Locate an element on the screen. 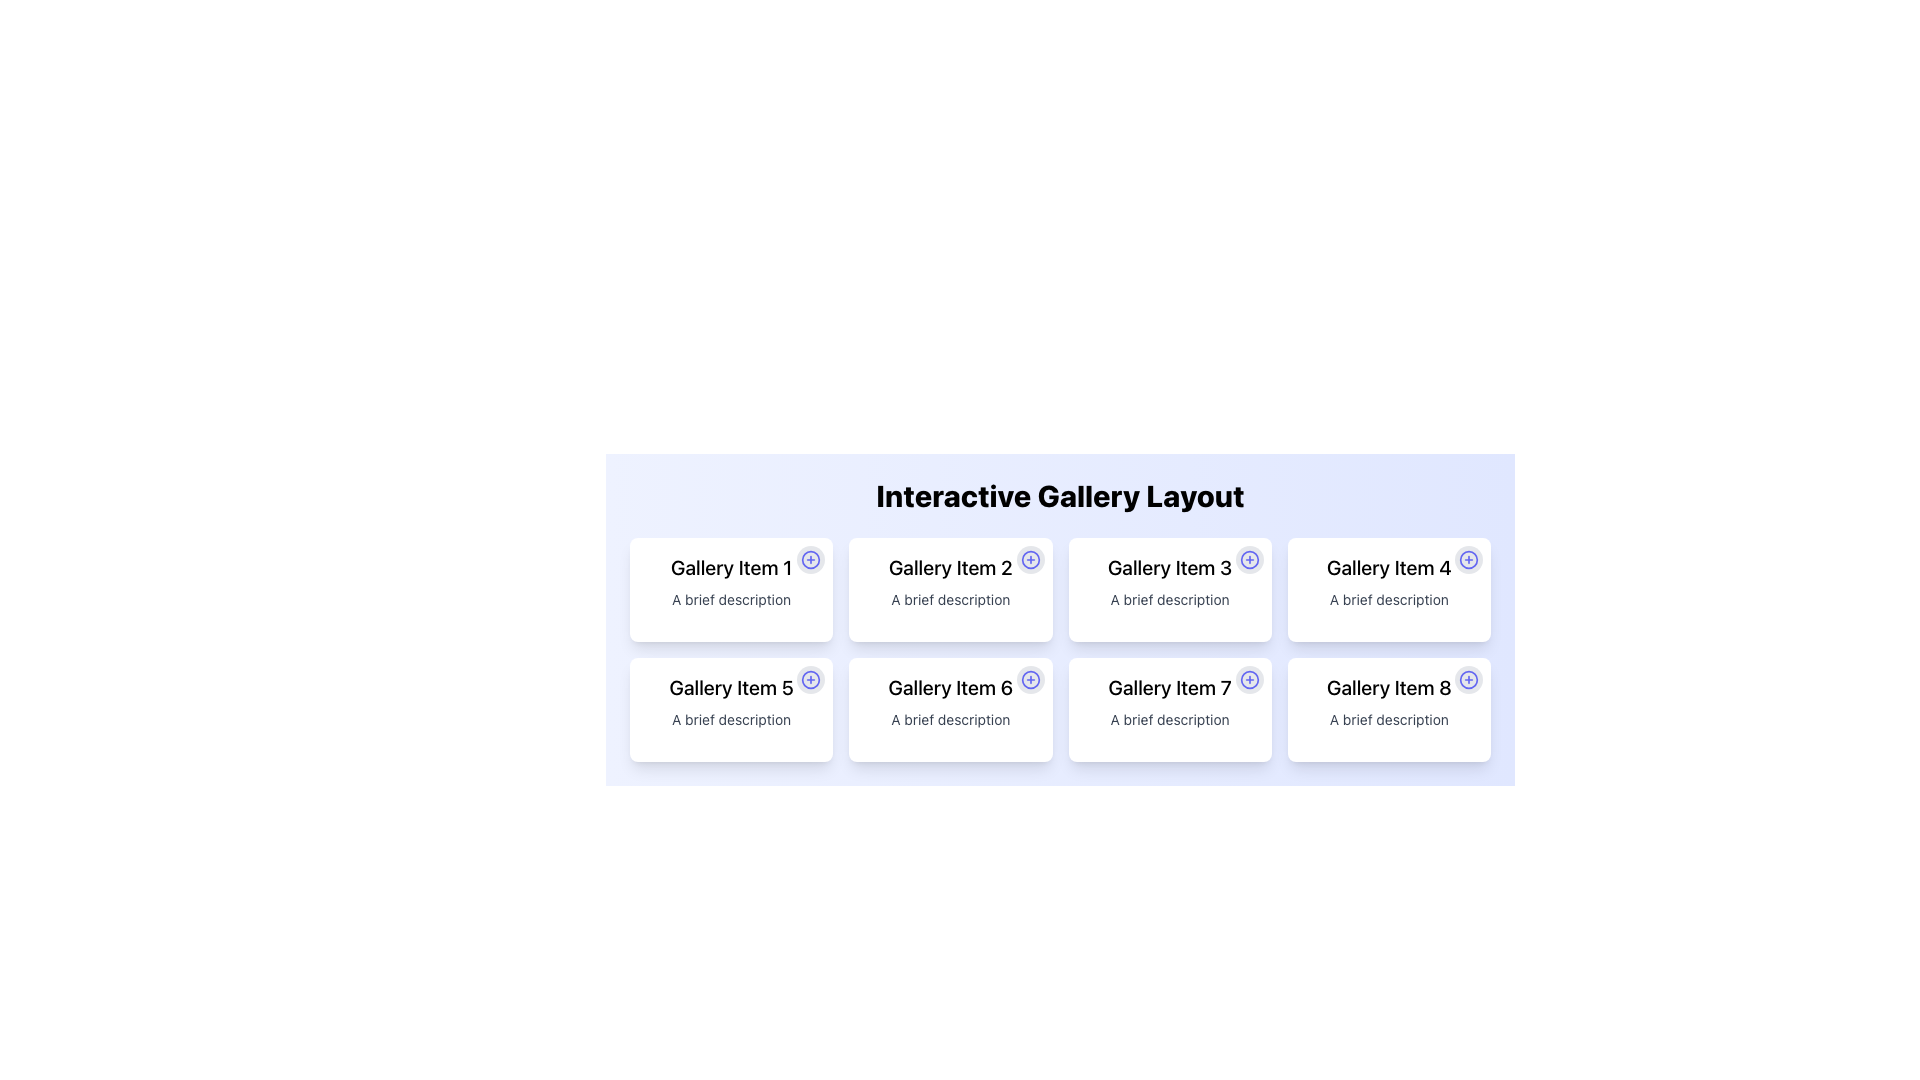  the indigo circular icon button with a plus sign located in the top-right corner of the second gallery item is located at coordinates (1030, 559).